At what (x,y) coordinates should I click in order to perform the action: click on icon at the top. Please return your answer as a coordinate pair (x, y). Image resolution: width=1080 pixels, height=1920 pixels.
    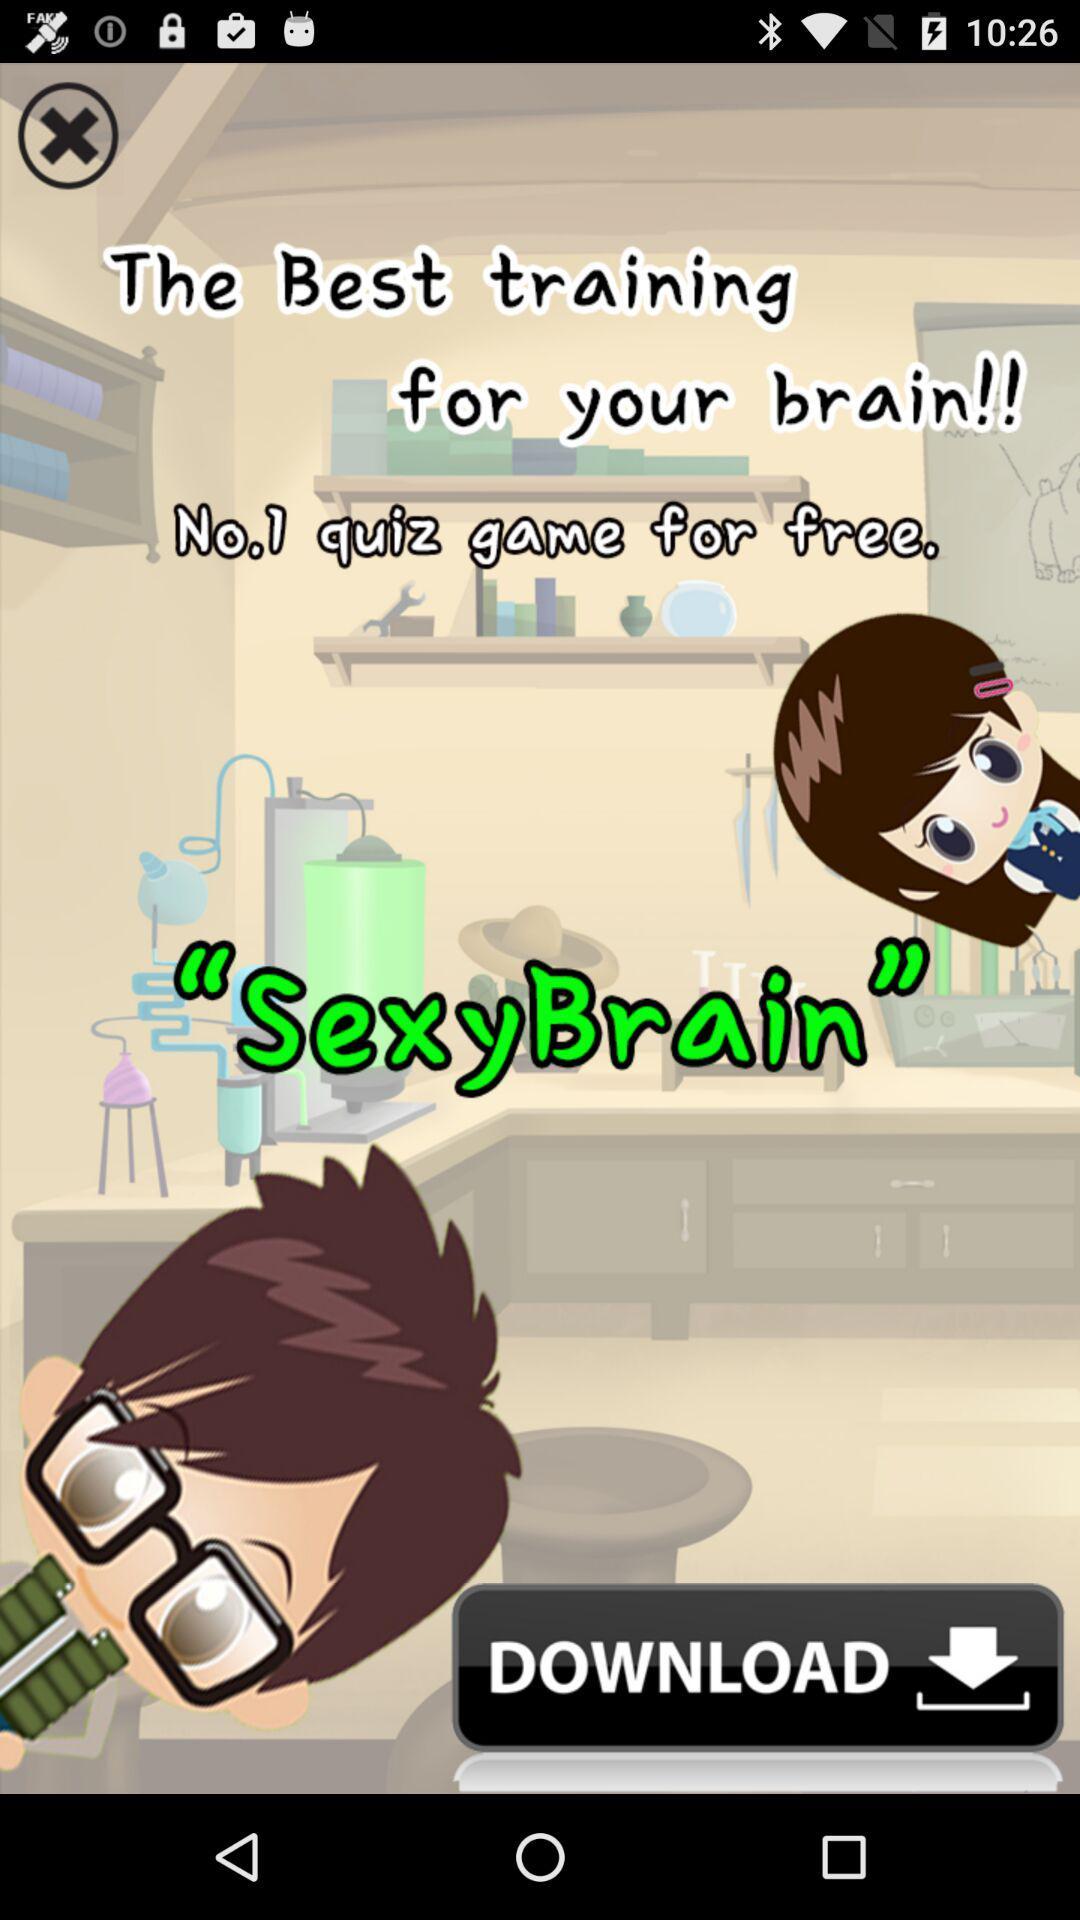
    Looking at the image, I should click on (540, 128).